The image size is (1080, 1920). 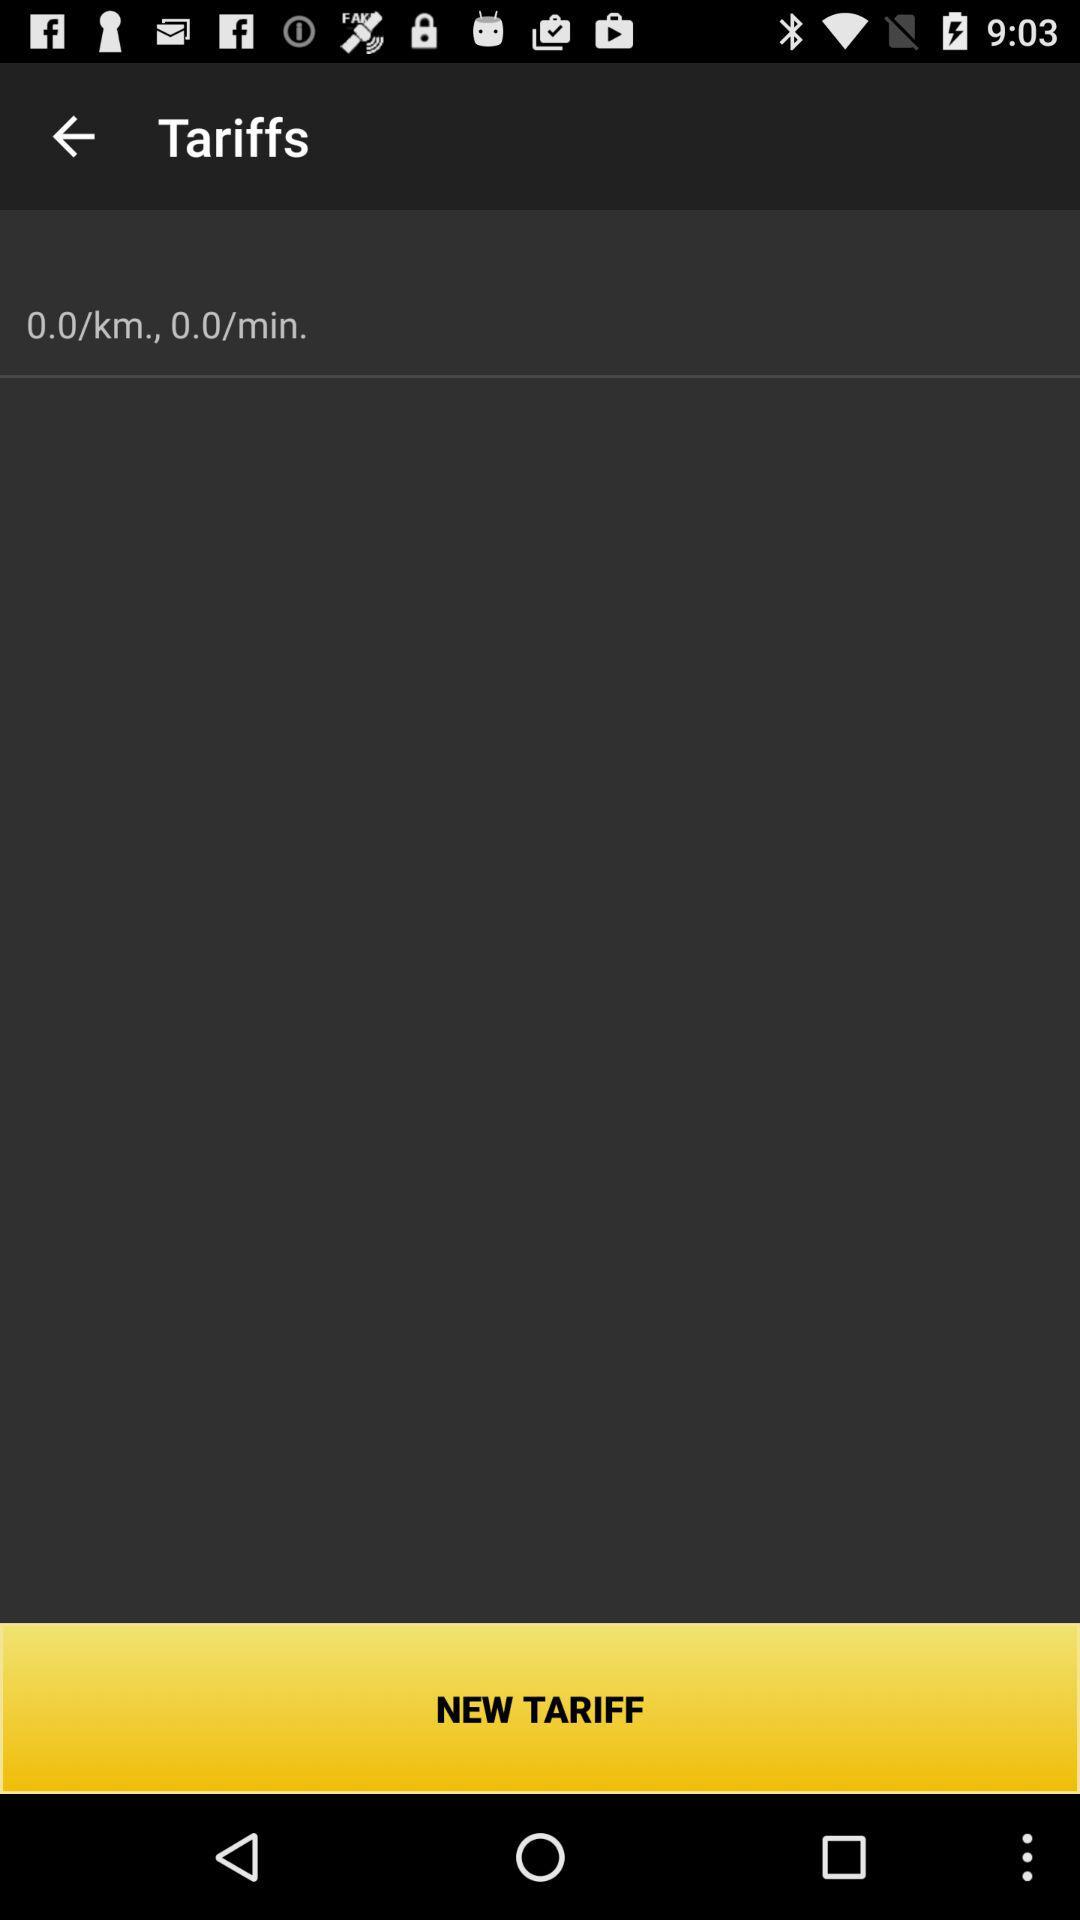 What do you see at coordinates (72, 135) in the screenshot?
I see `the icon to the left of tariffs app` at bounding box center [72, 135].